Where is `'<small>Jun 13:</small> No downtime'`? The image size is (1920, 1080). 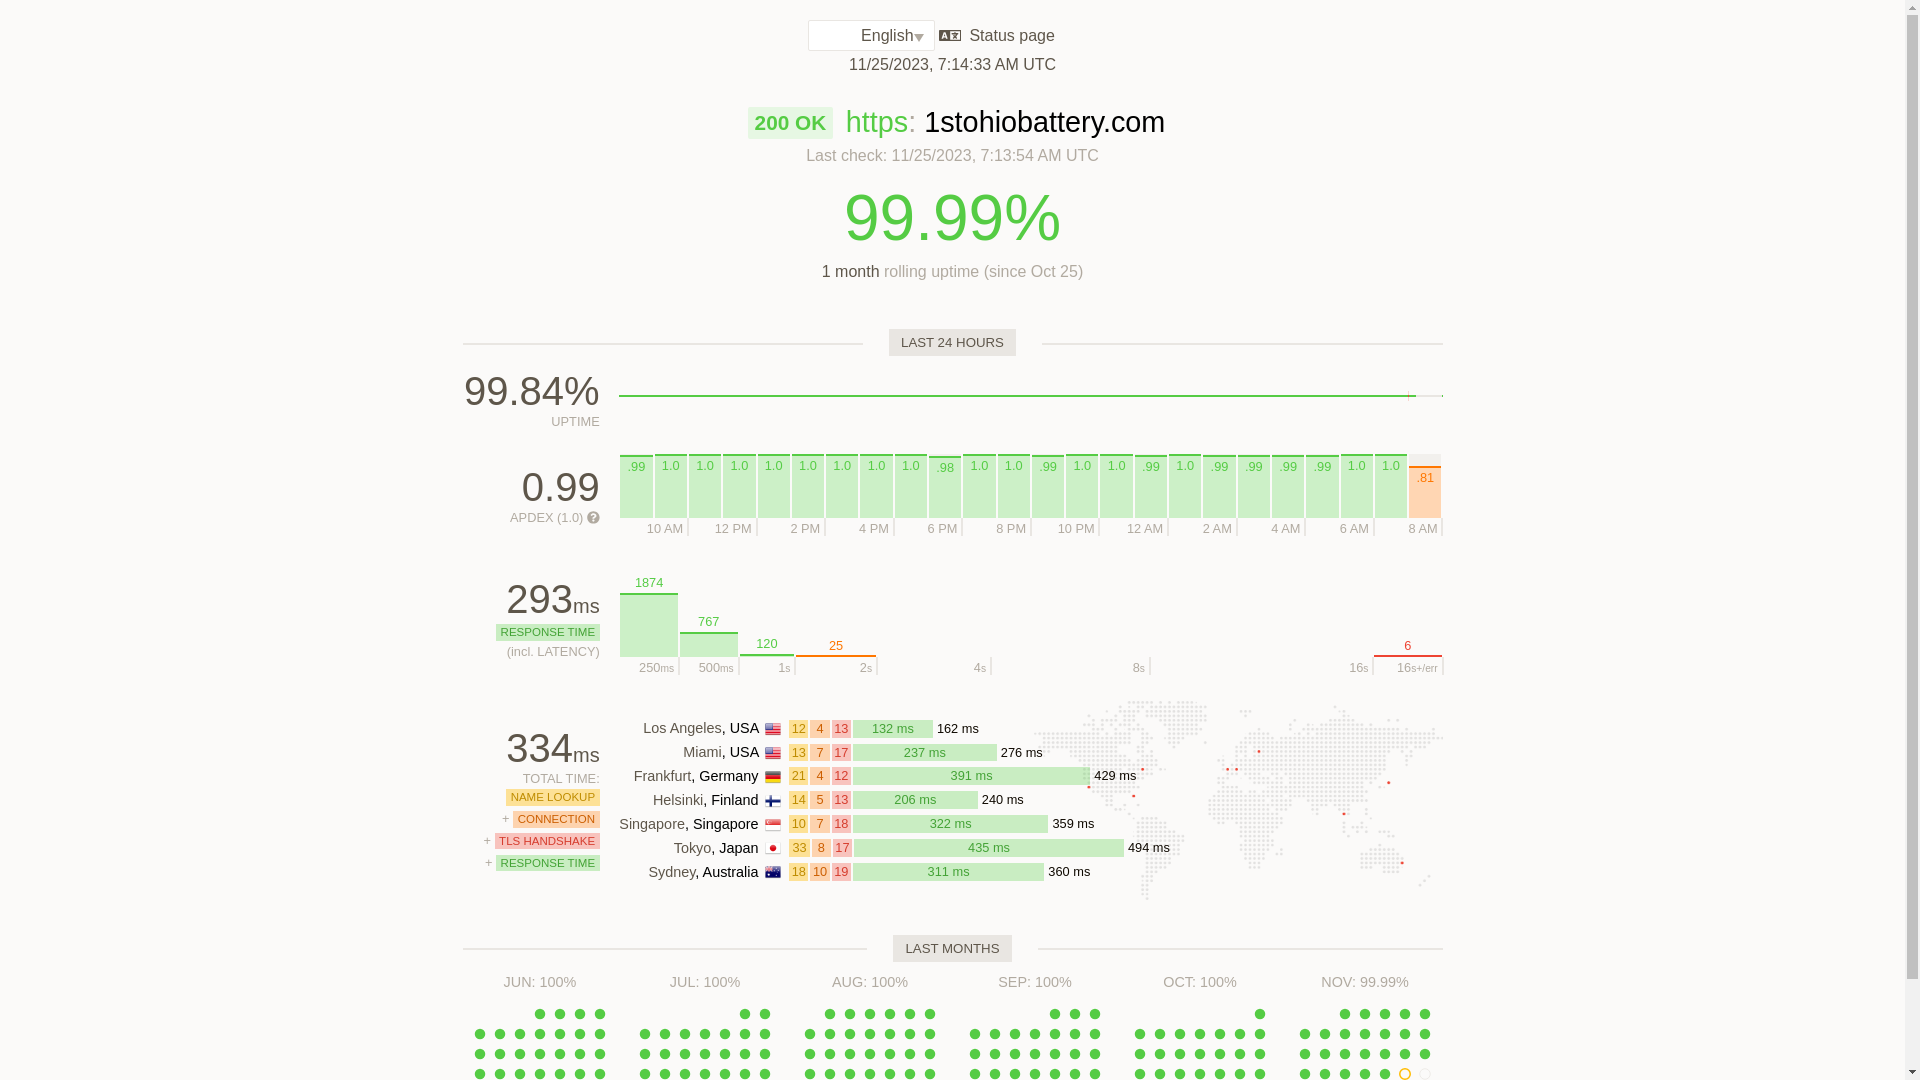
'<small>Jun 13:</small> No downtime' is located at coordinates (499, 1052).